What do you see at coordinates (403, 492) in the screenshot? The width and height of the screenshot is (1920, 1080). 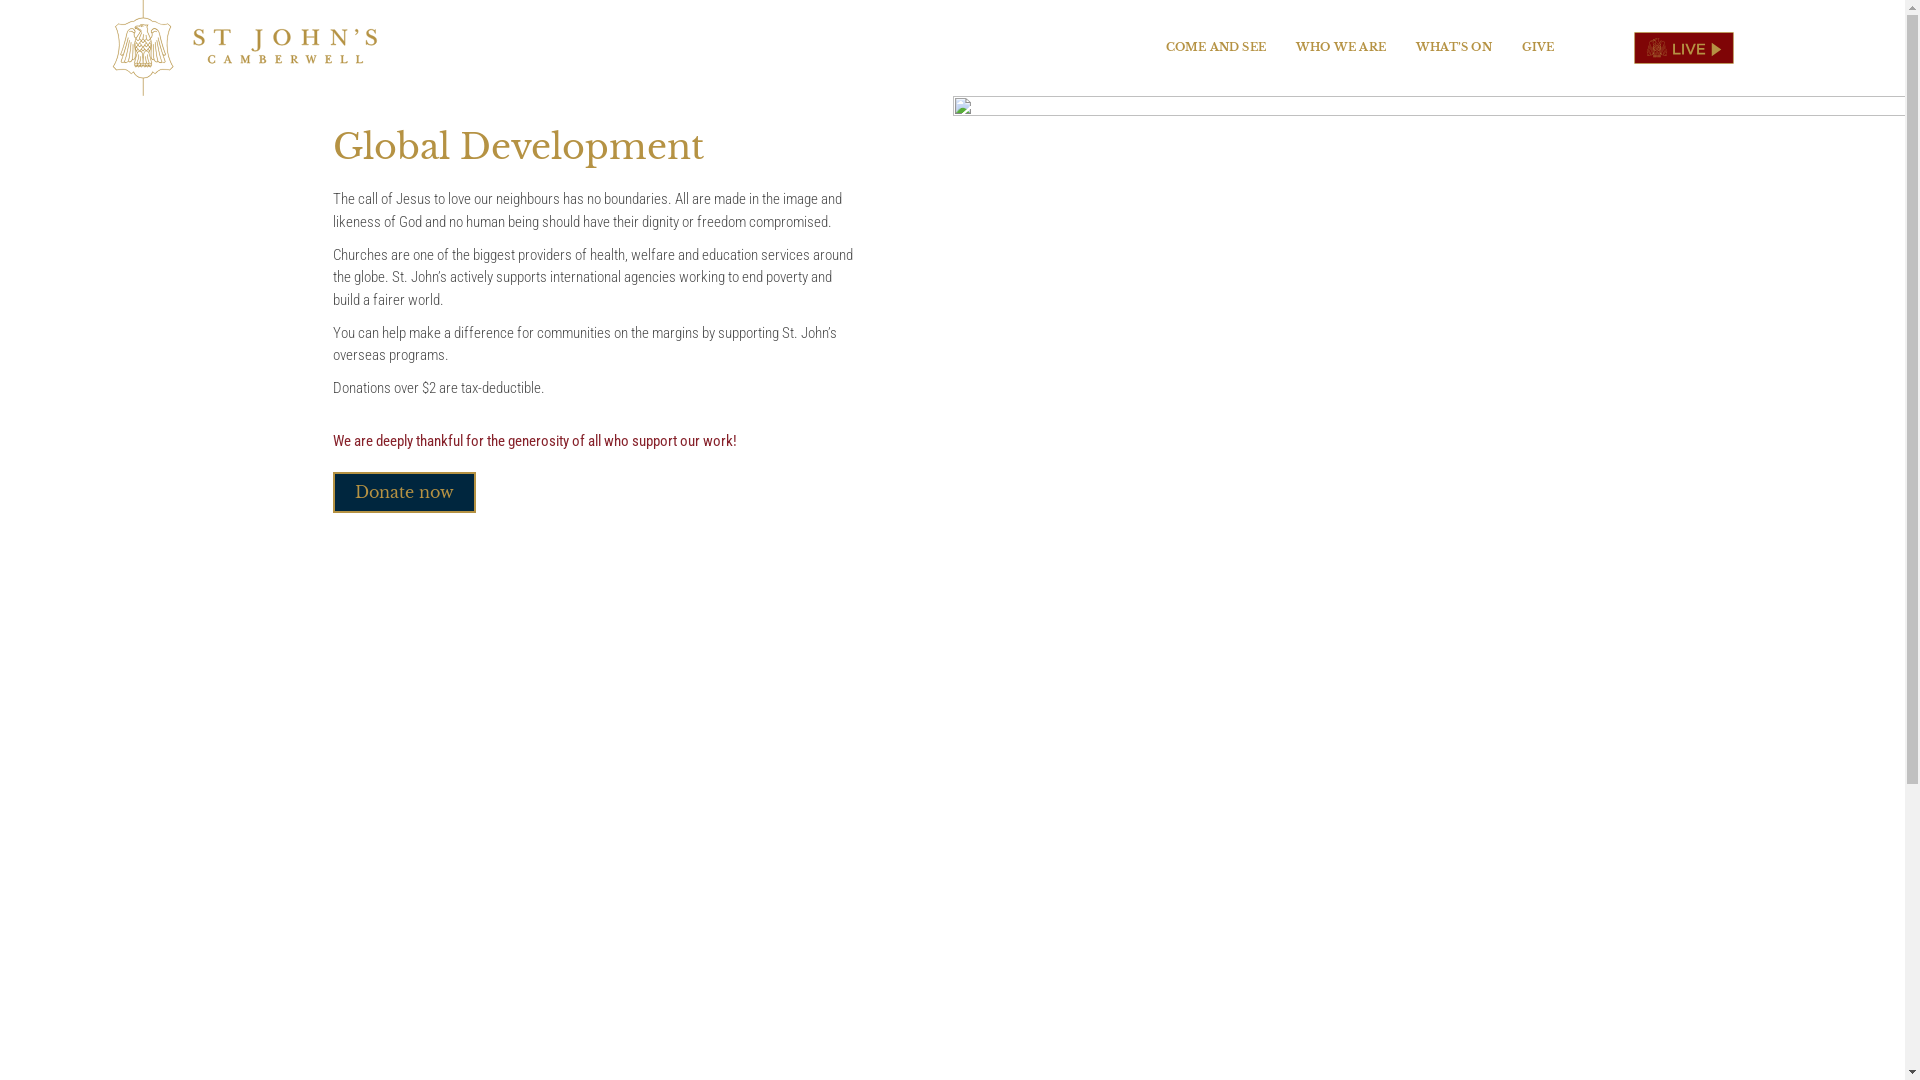 I see `'Donate now'` at bounding box center [403, 492].